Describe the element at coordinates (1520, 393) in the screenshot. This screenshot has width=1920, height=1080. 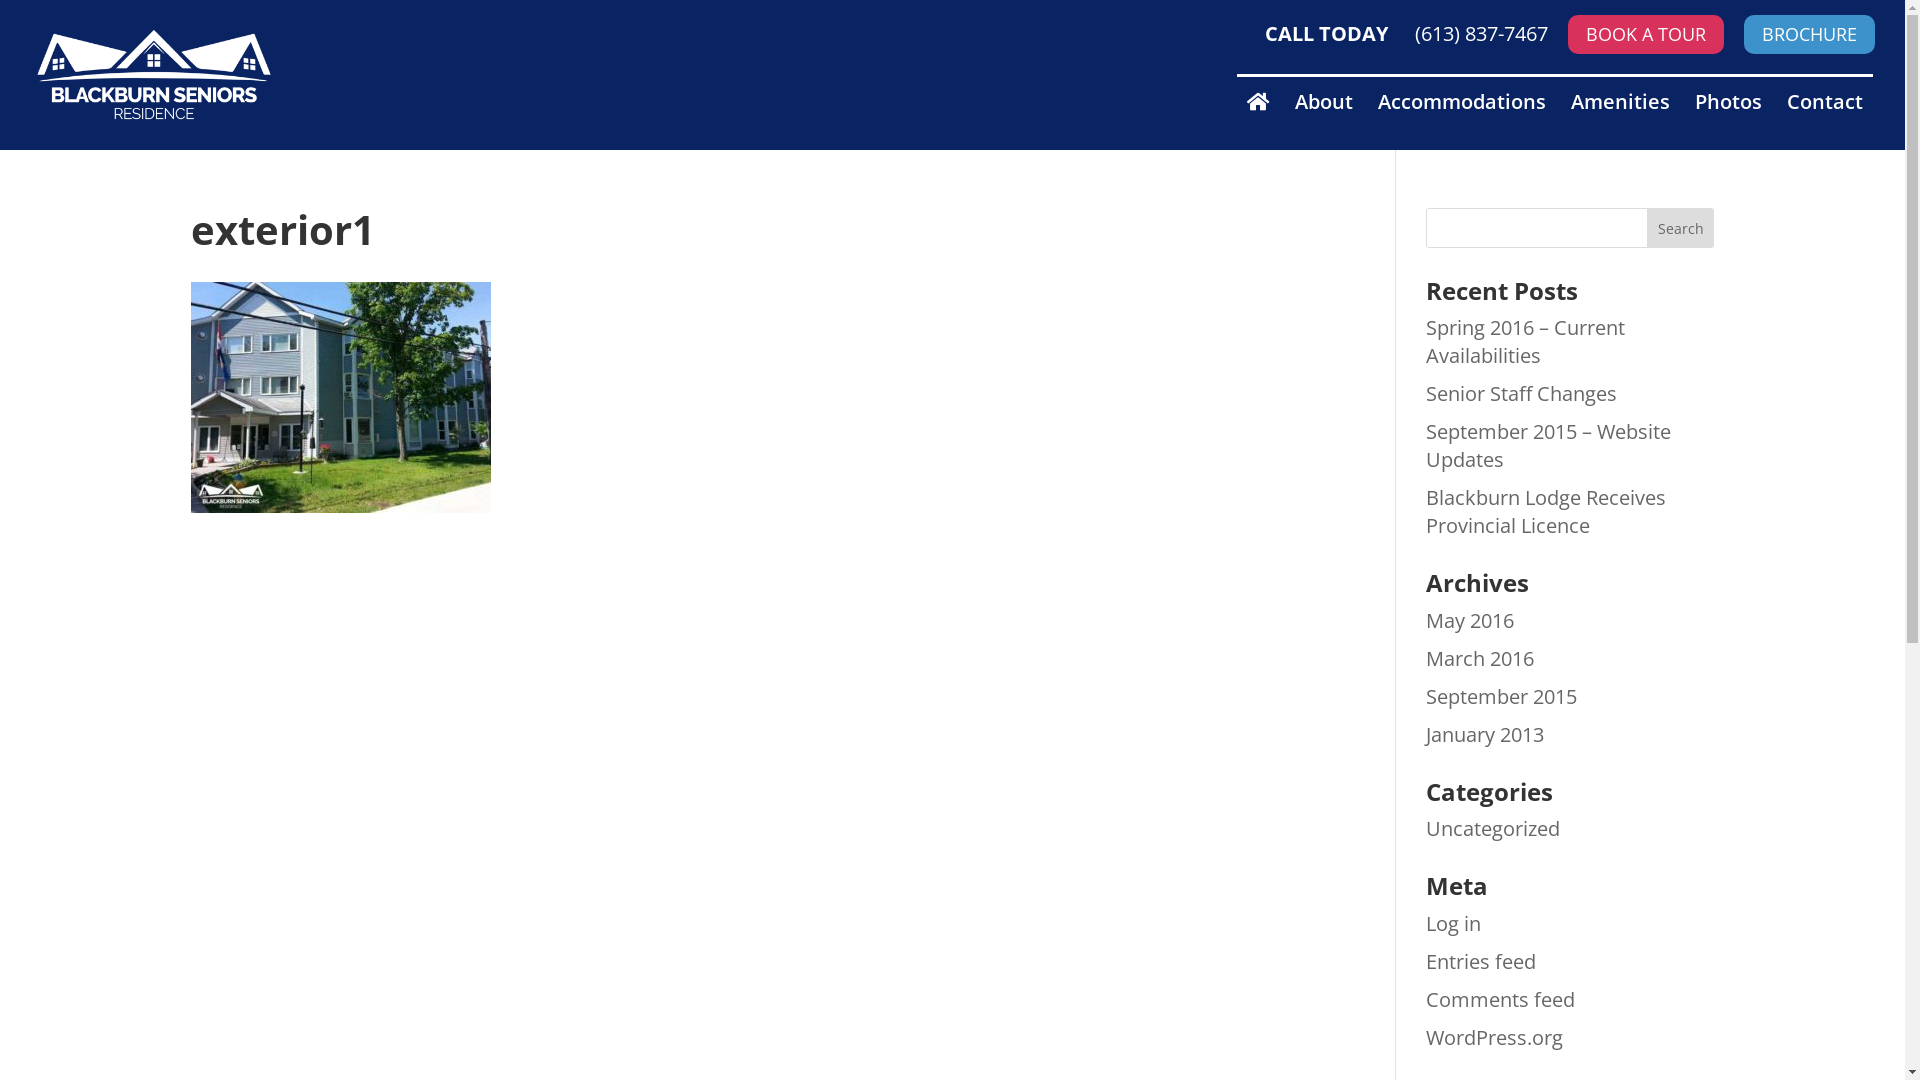
I see `'Senior Staff Changes'` at that location.